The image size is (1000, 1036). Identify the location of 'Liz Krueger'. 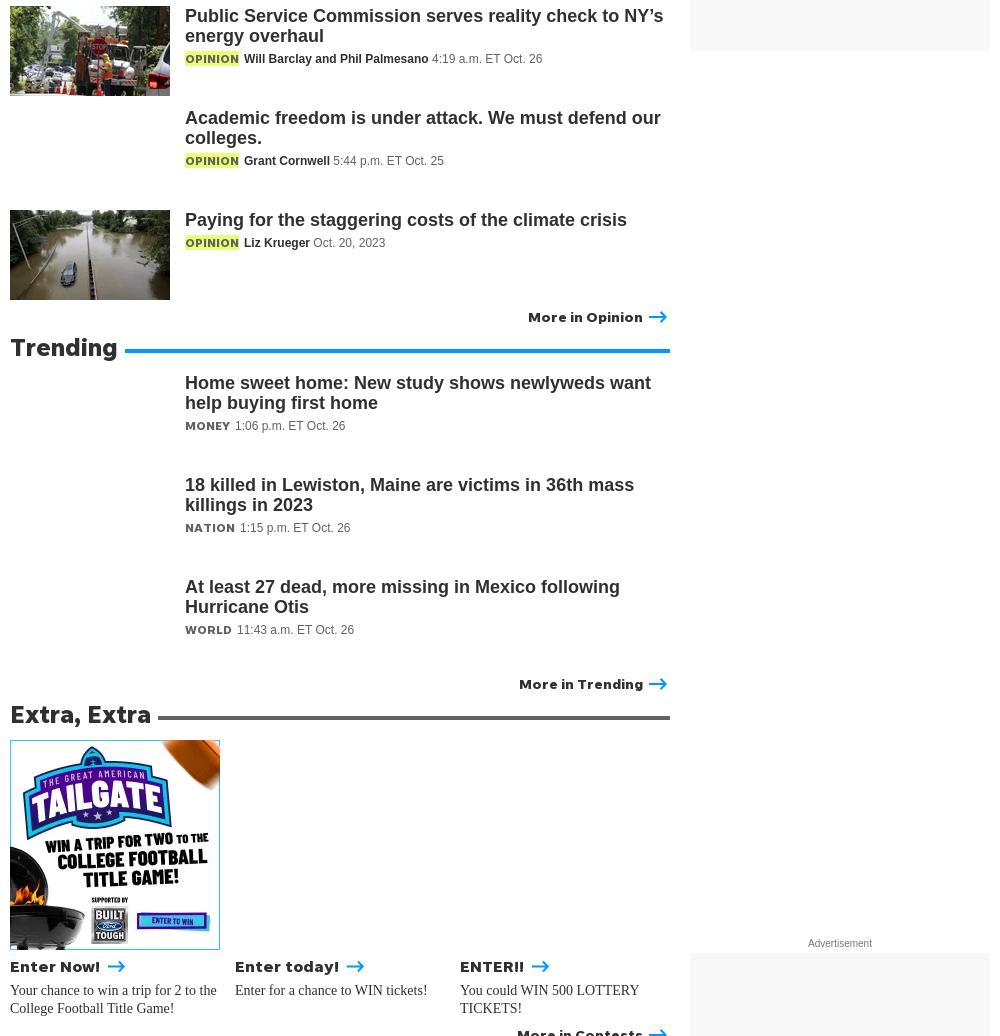
(278, 243).